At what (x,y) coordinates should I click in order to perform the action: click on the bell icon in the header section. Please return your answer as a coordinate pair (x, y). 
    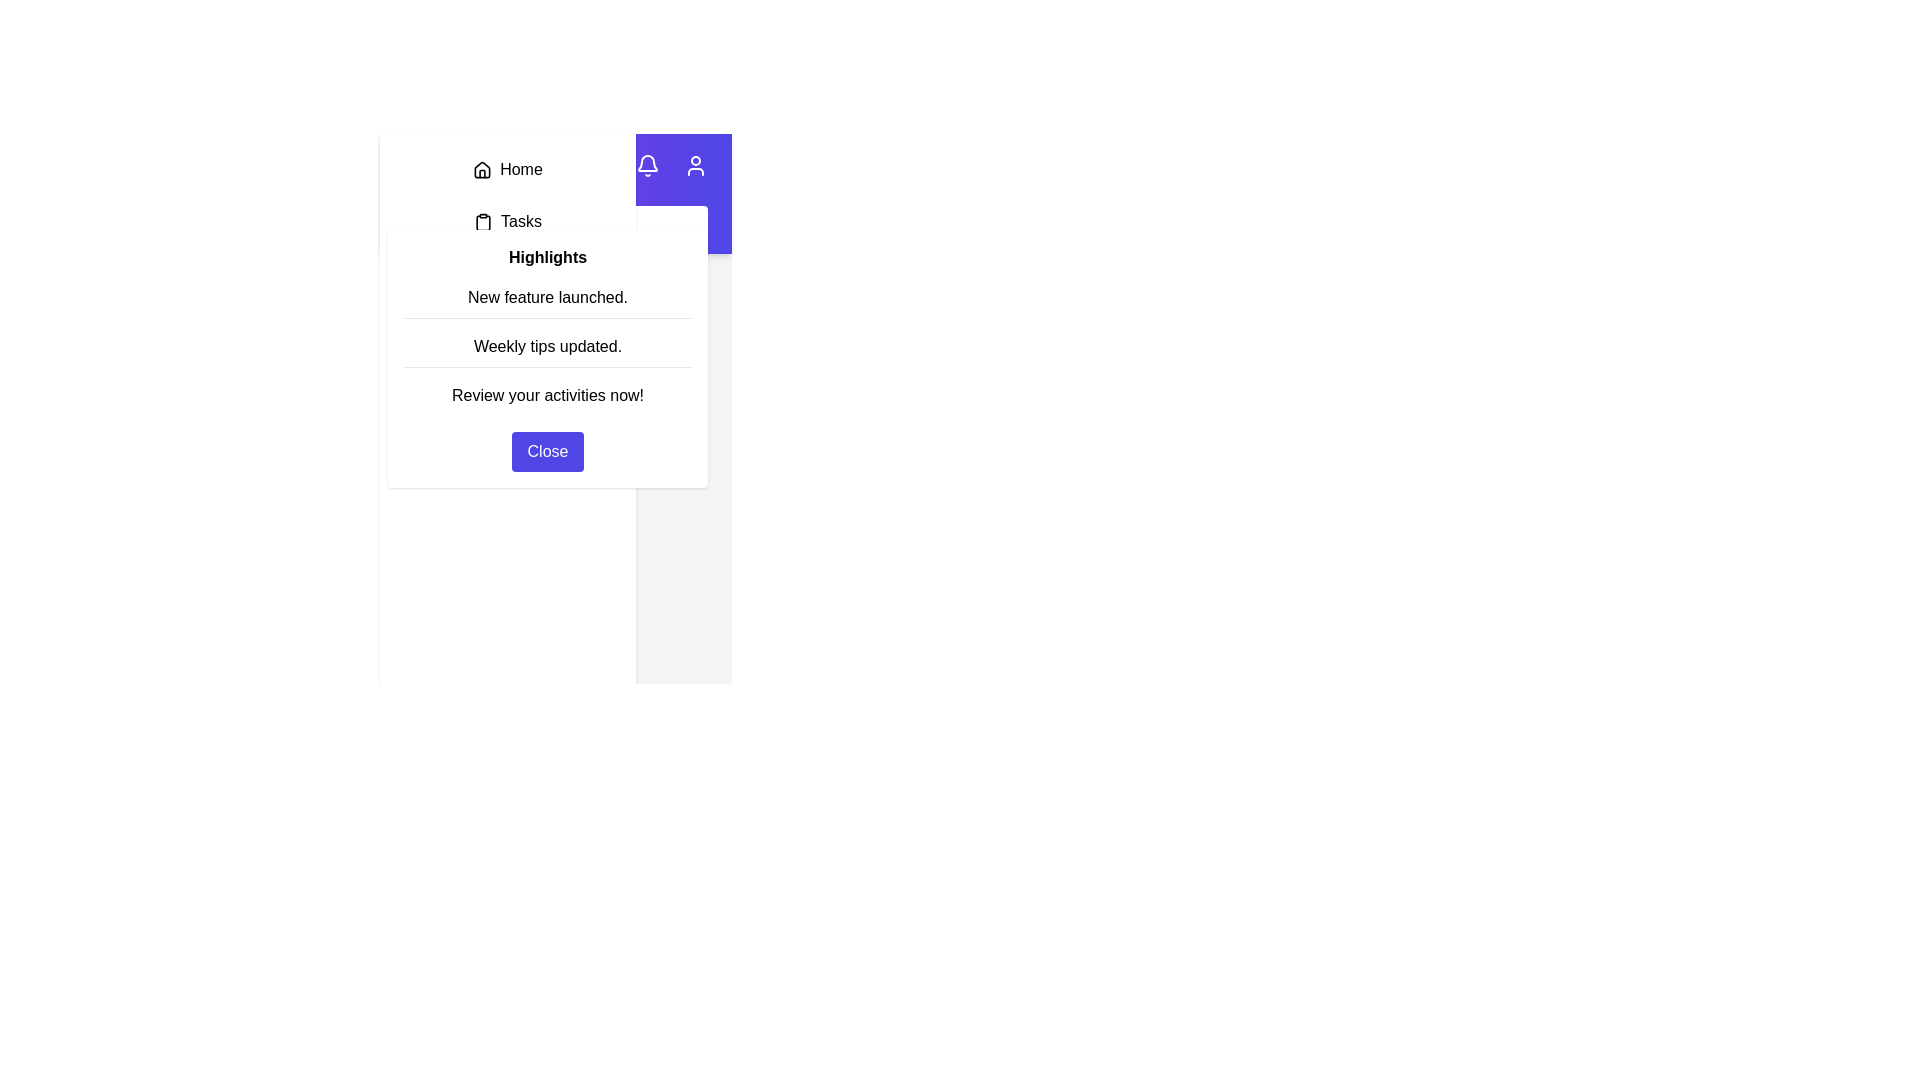
    Looking at the image, I should click on (648, 164).